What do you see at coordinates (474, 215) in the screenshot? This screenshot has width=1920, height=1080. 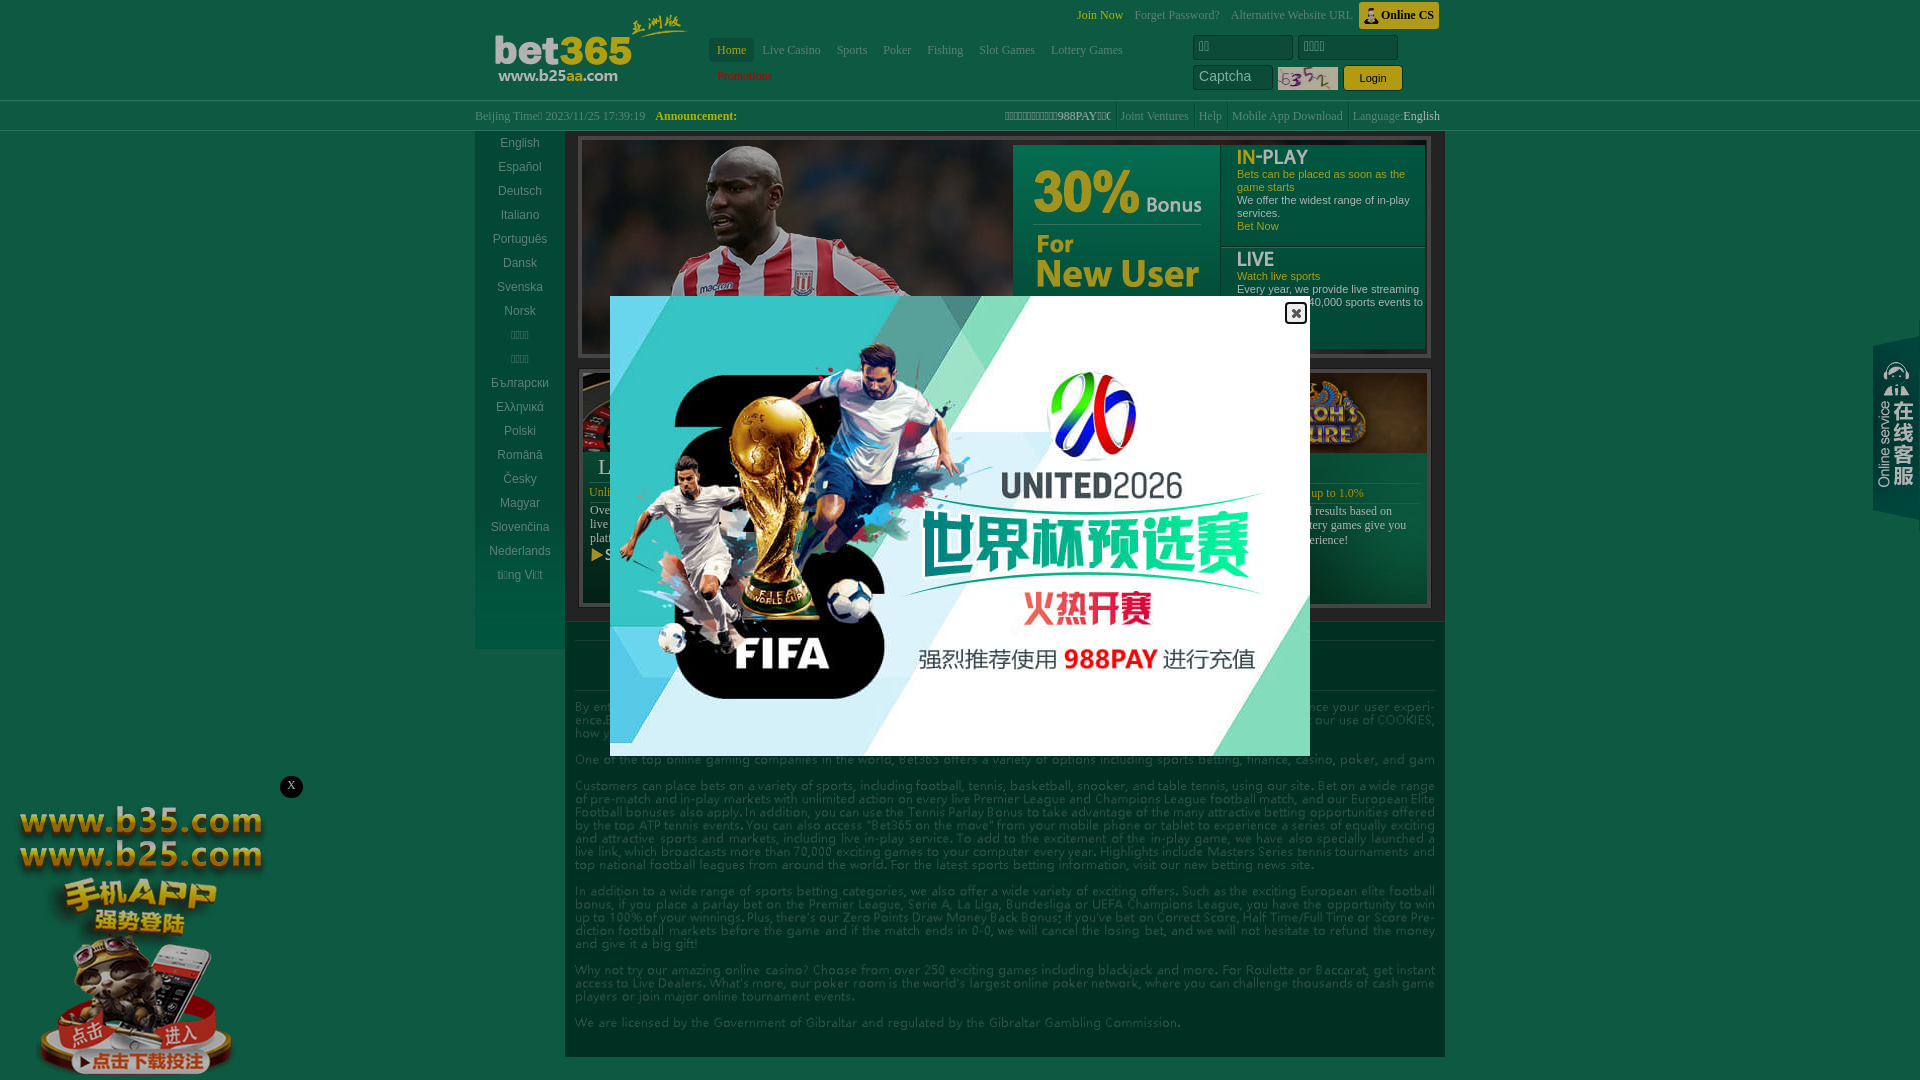 I see `'Italiano'` at bounding box center [474, 215].